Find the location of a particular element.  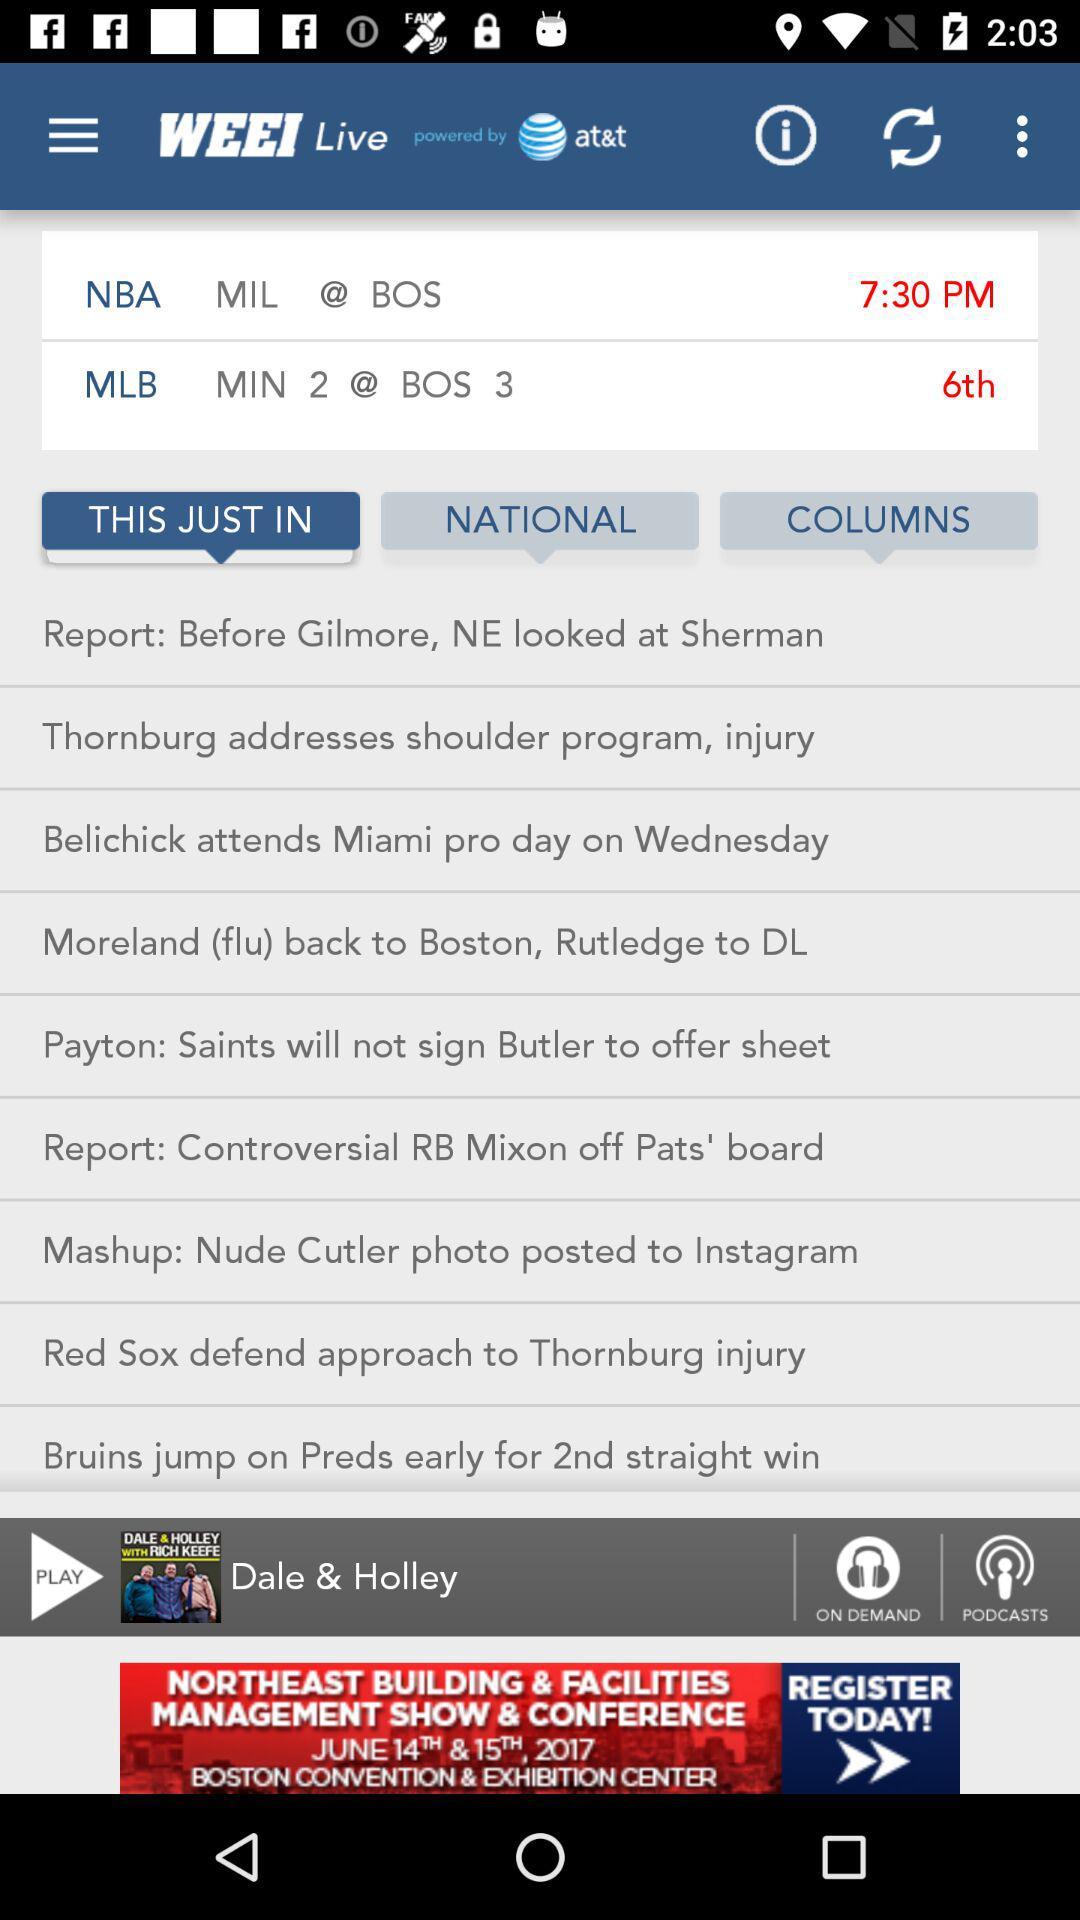

podcasts button which is at bottom of the page is located at coordinates (1010, 1576).